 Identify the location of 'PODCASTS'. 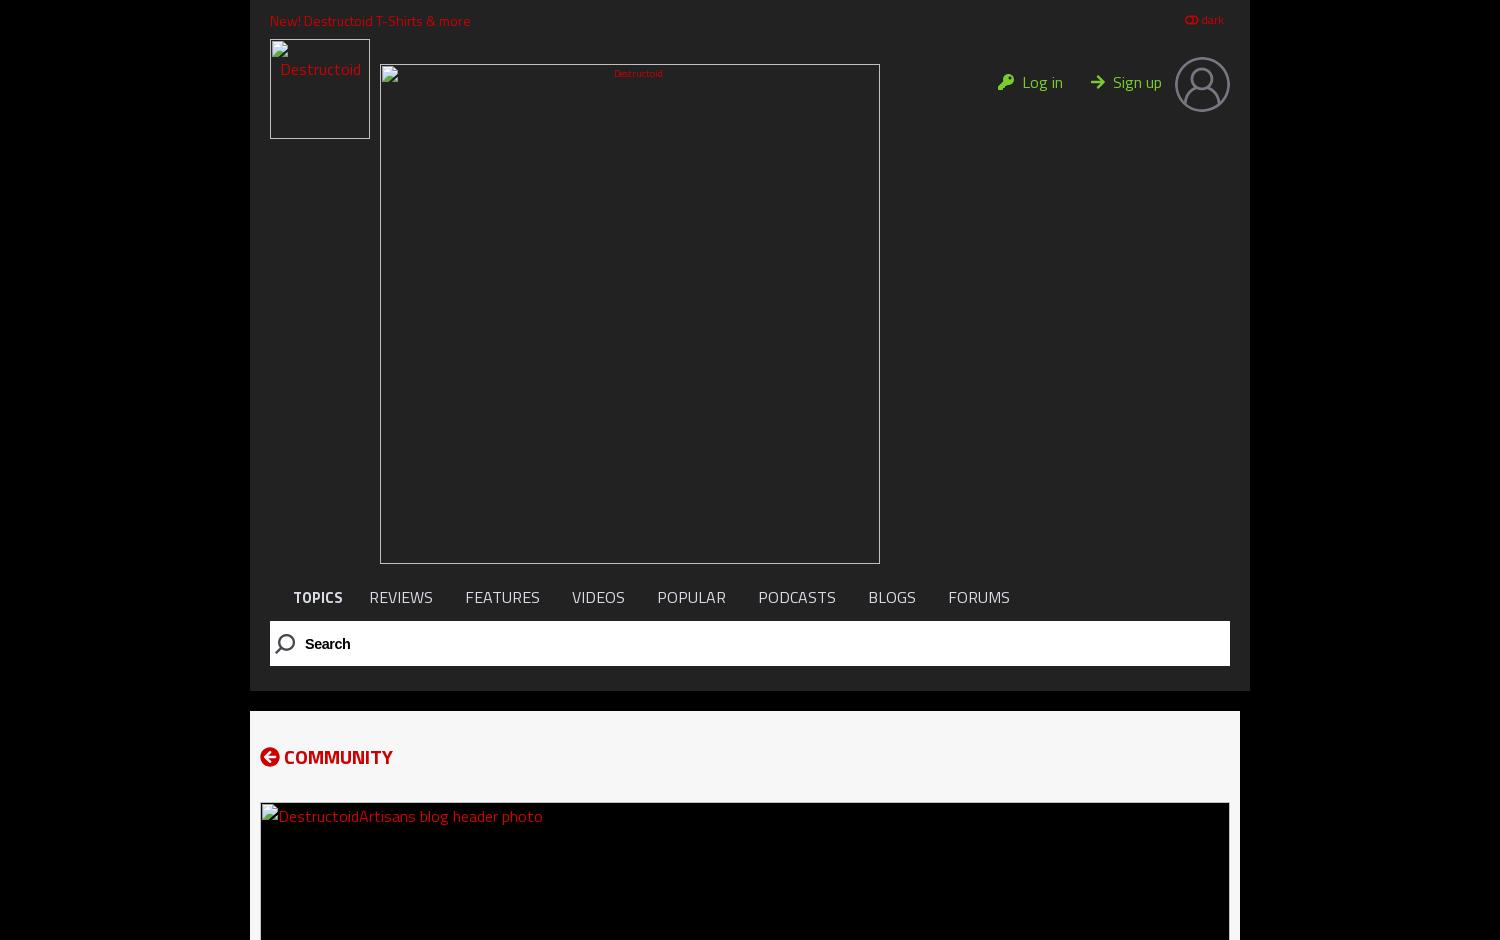
(796, 595).